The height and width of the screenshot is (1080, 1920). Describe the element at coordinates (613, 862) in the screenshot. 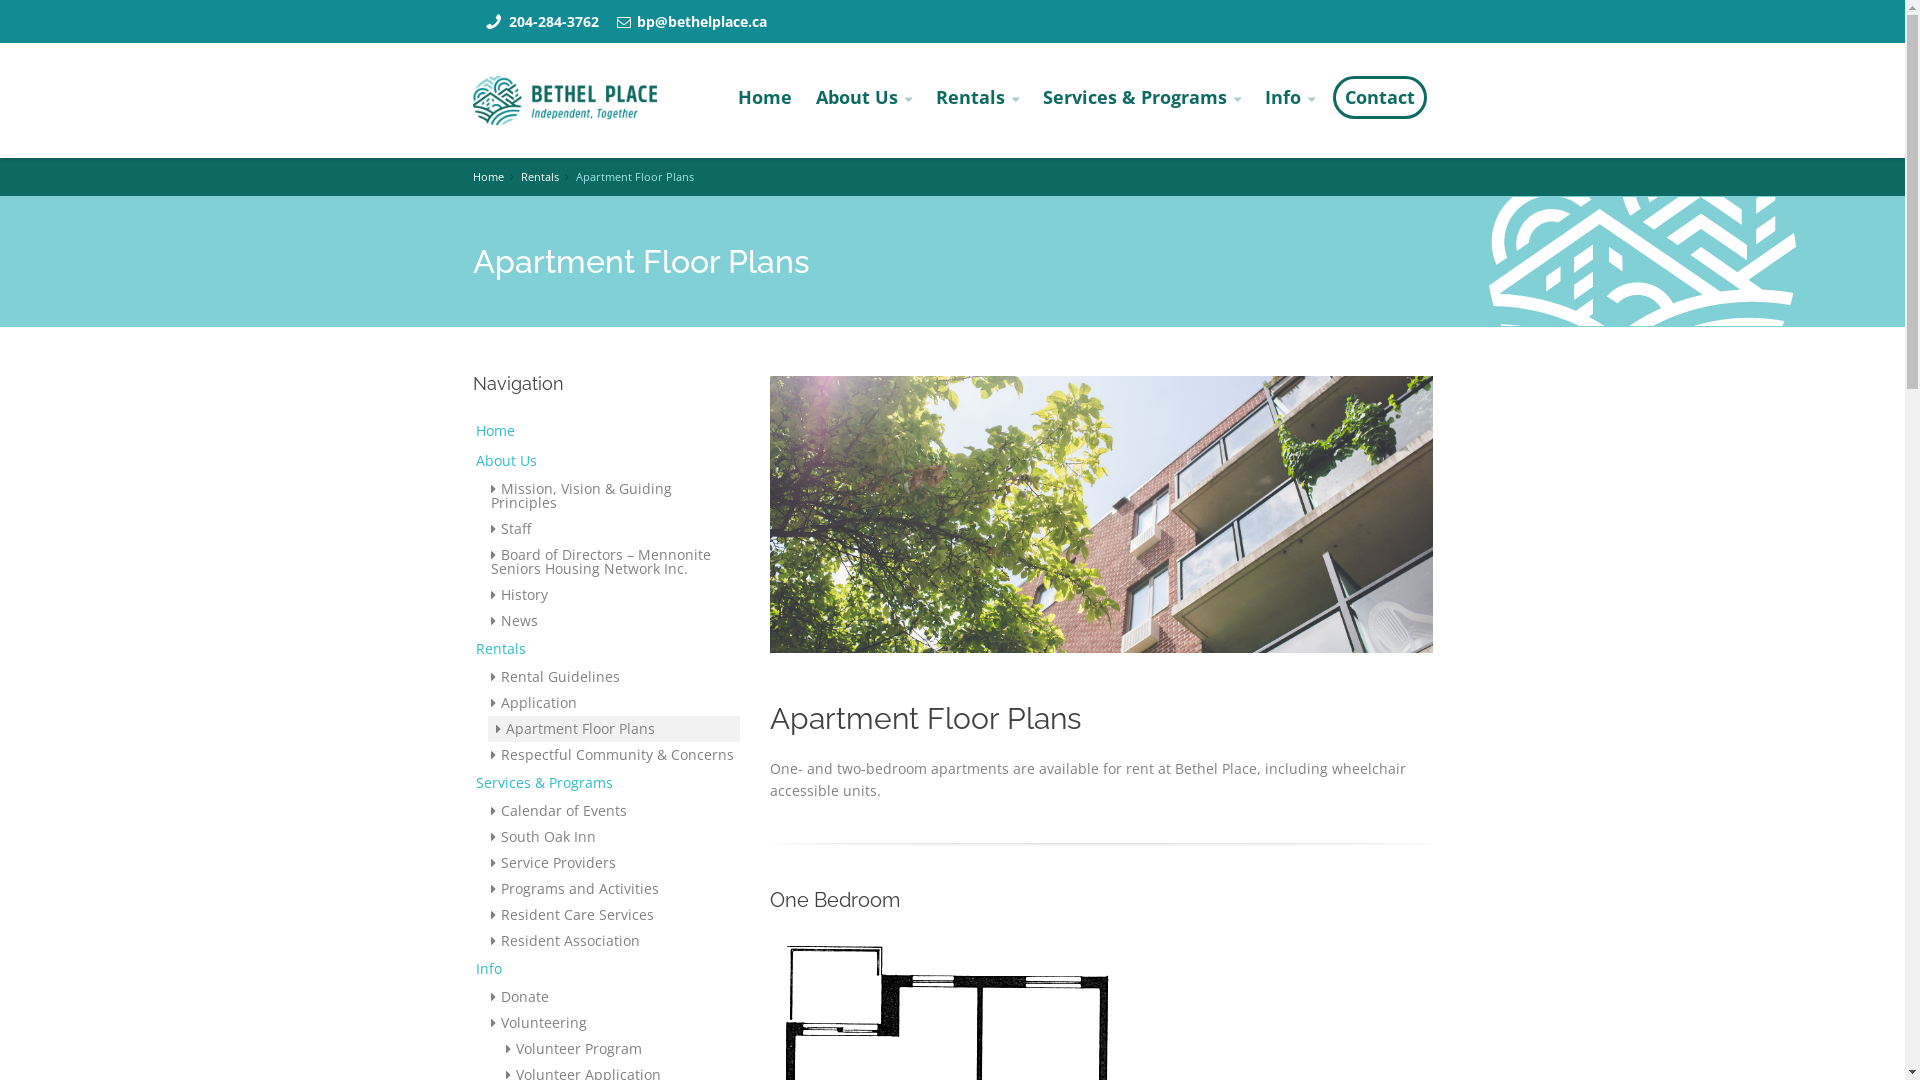

I see `'Service Providers'` at that location.